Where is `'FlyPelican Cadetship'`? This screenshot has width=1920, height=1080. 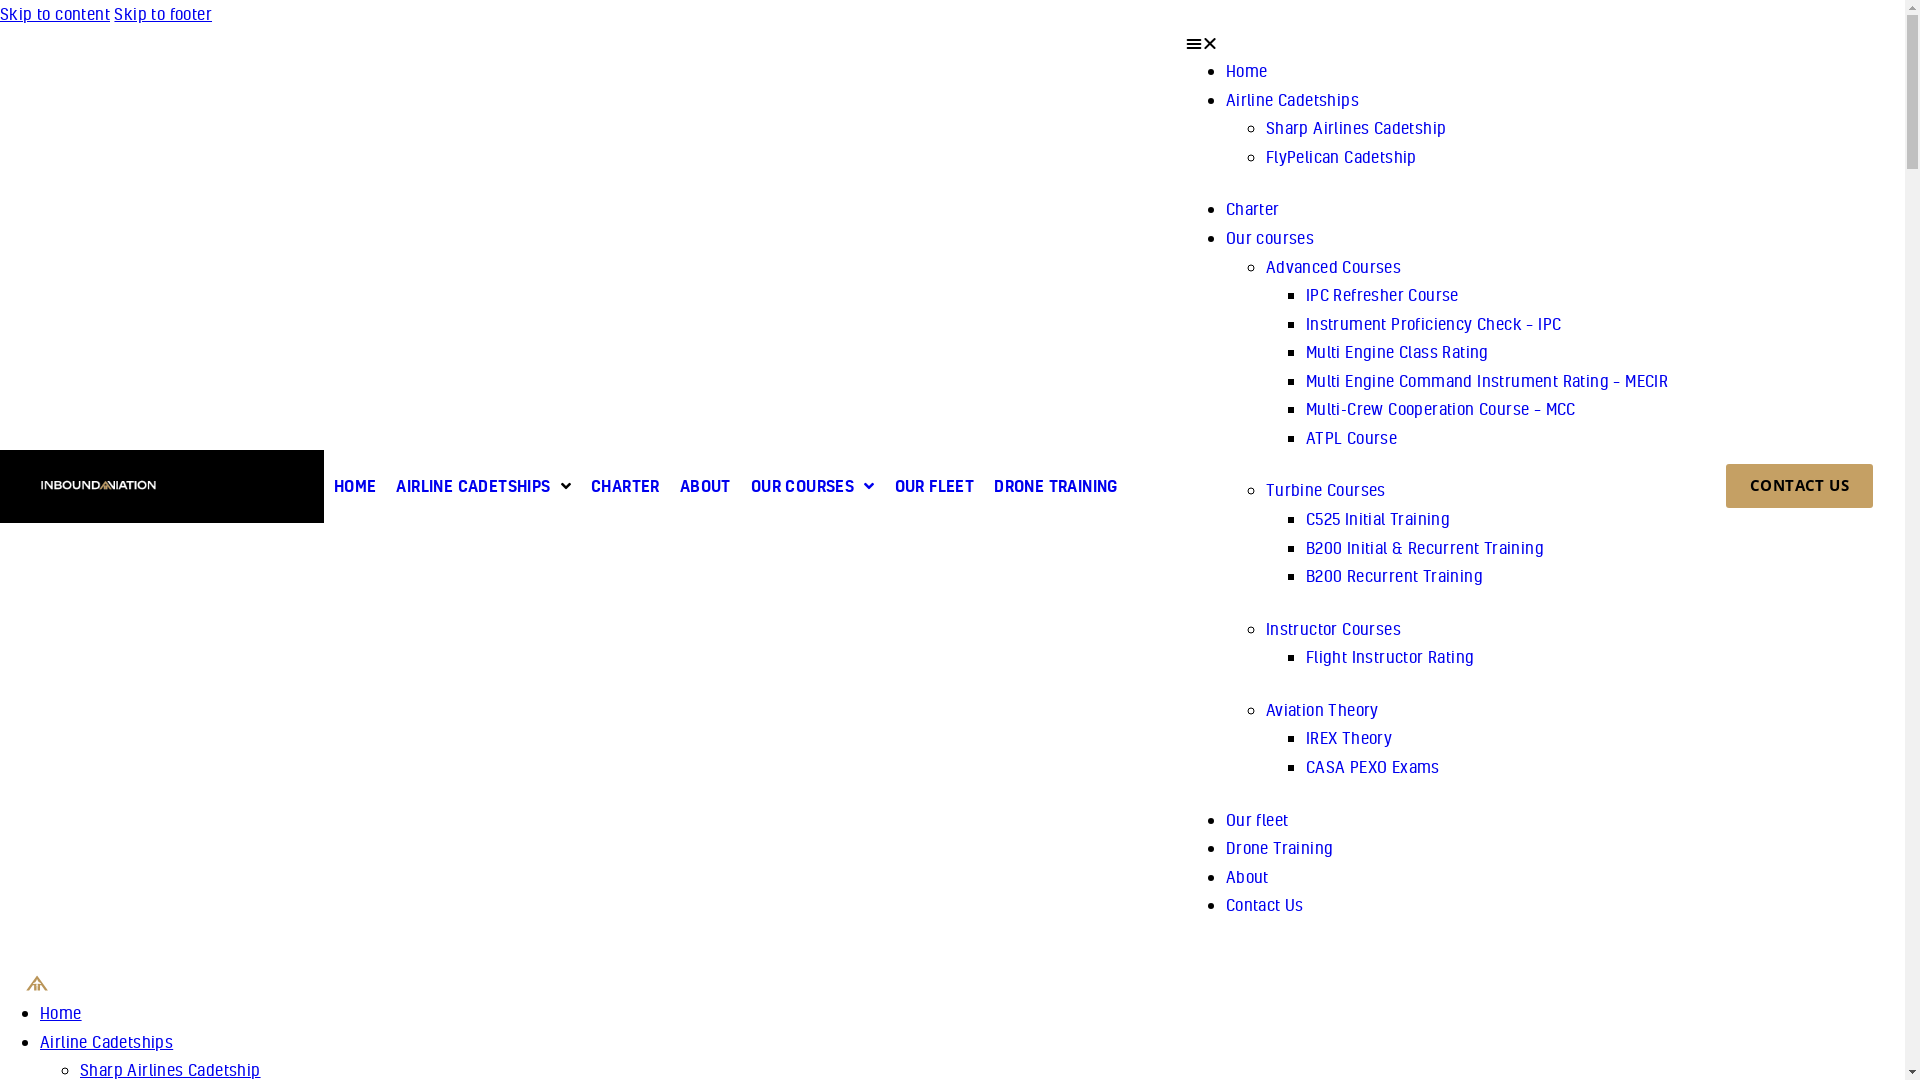
'FlyPelican Cadetship' is located at coordinates (1341, 155).